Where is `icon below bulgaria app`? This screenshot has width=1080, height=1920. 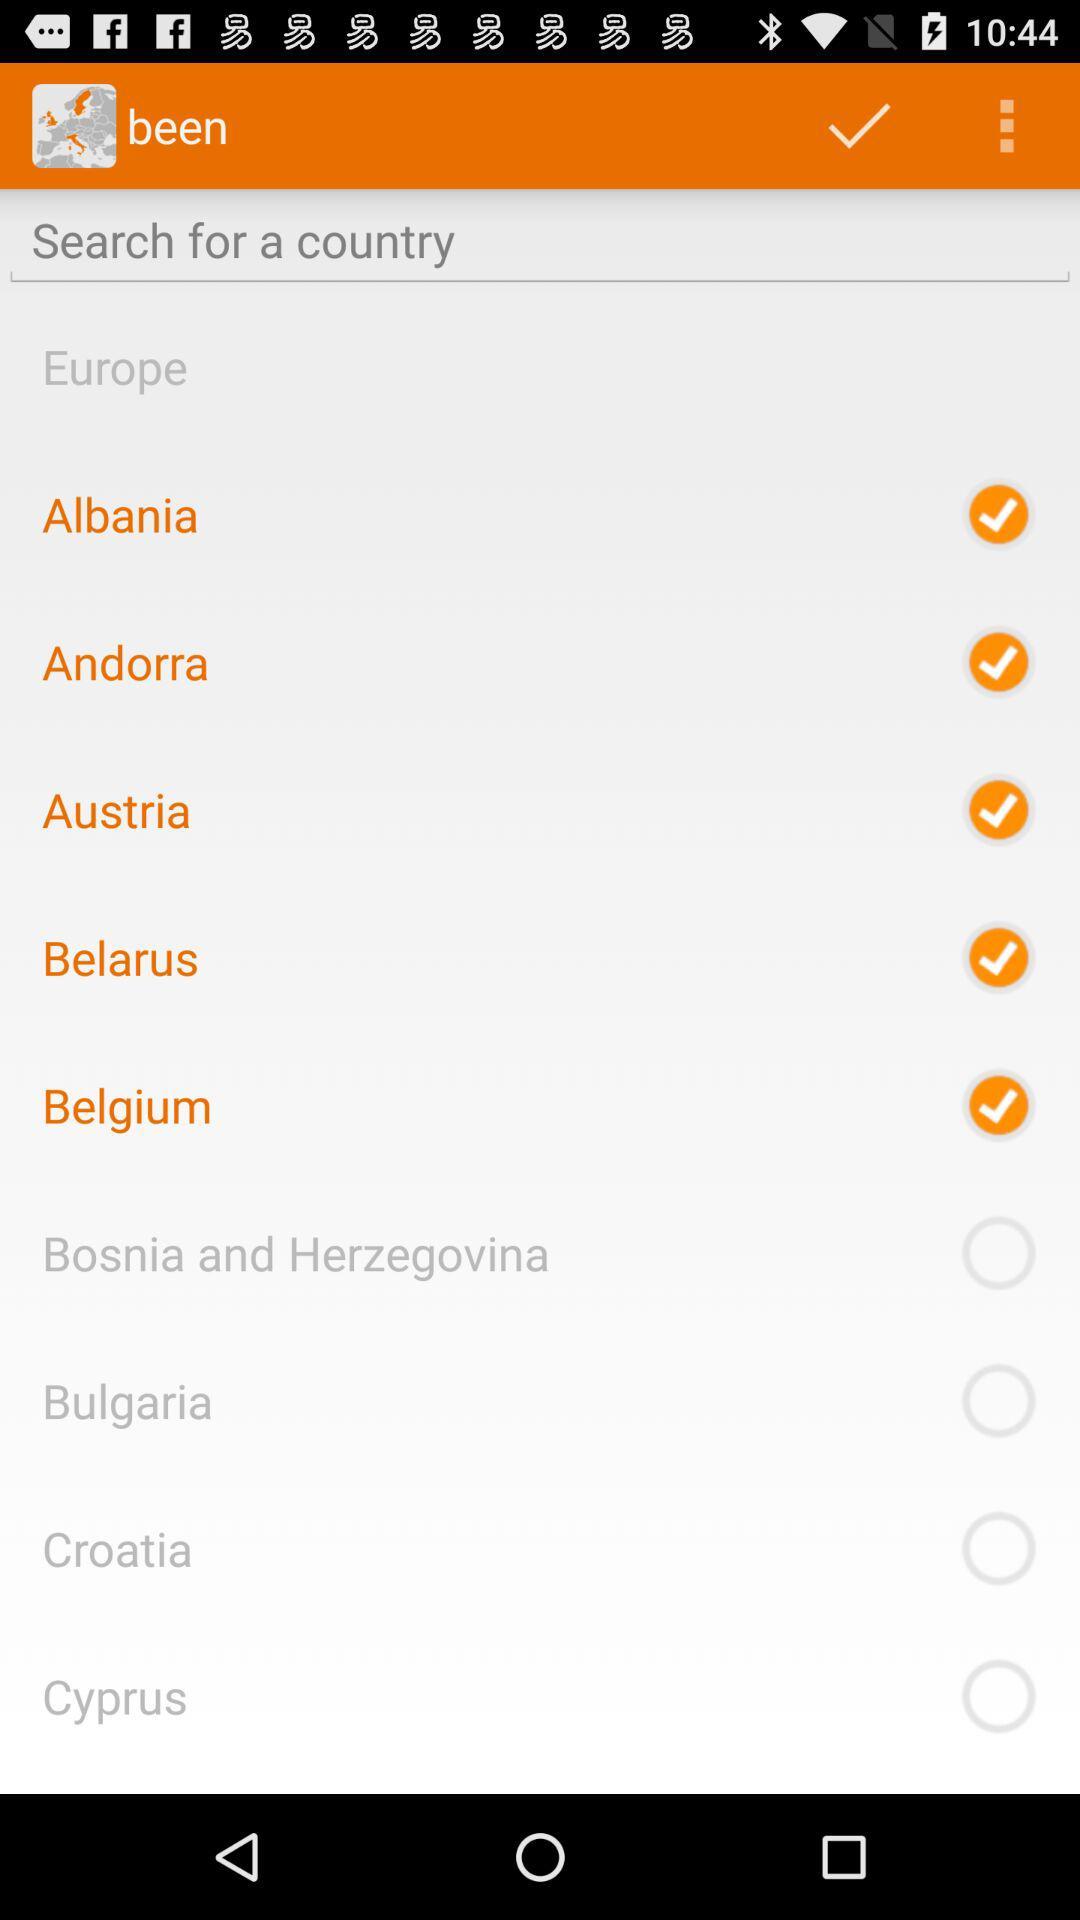
icon below bulgaria app is located at coordinates (117, 1547).